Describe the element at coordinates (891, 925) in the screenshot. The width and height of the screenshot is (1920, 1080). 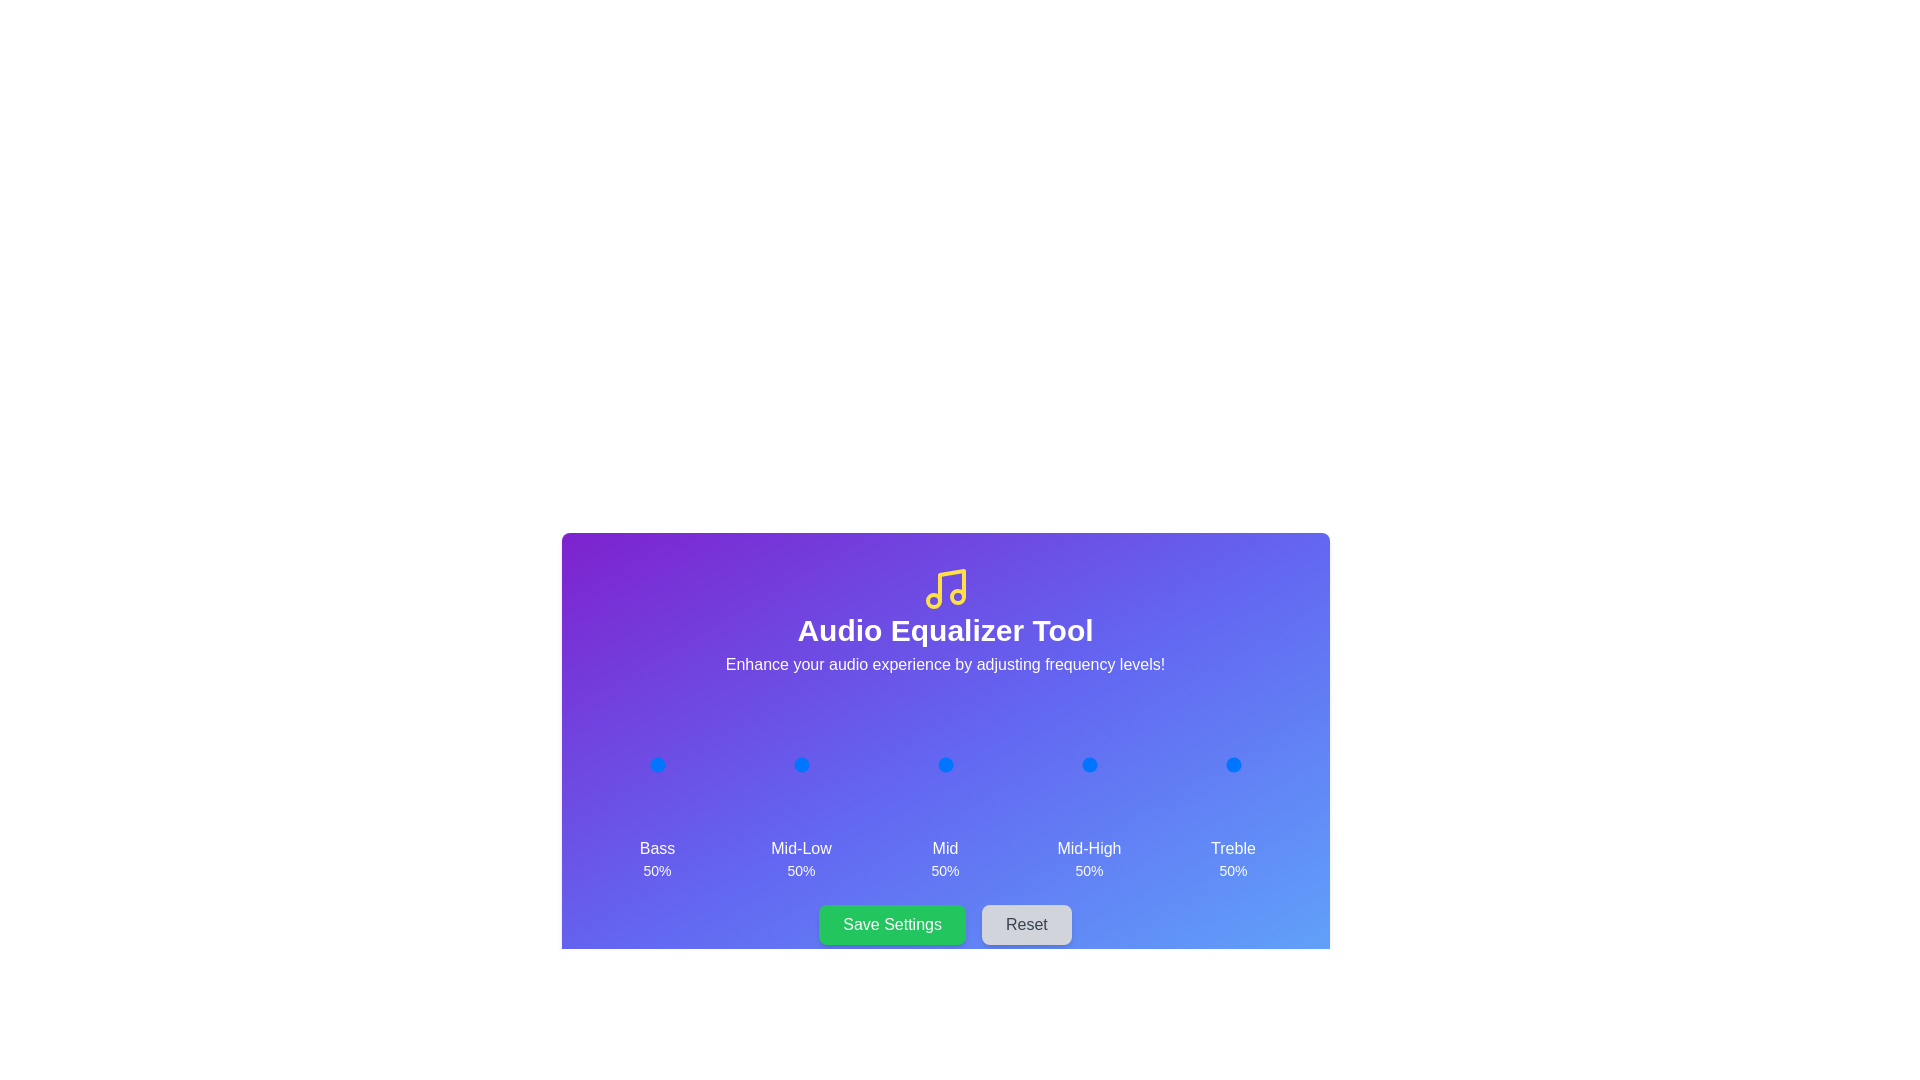
I see `'Save Settings' button to save the current adjustments` at that location.